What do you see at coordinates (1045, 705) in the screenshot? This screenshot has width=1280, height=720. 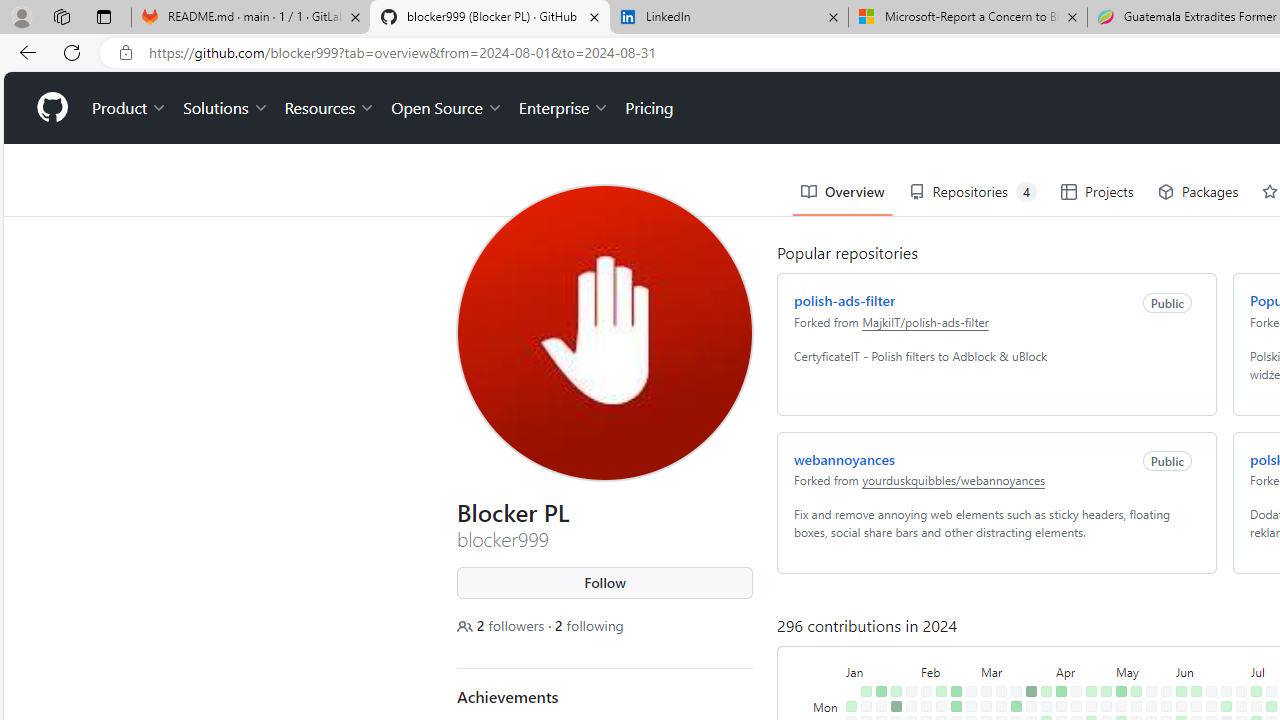 I see `'No contributions on April 1st.'` at bounding box center [1045, 705].